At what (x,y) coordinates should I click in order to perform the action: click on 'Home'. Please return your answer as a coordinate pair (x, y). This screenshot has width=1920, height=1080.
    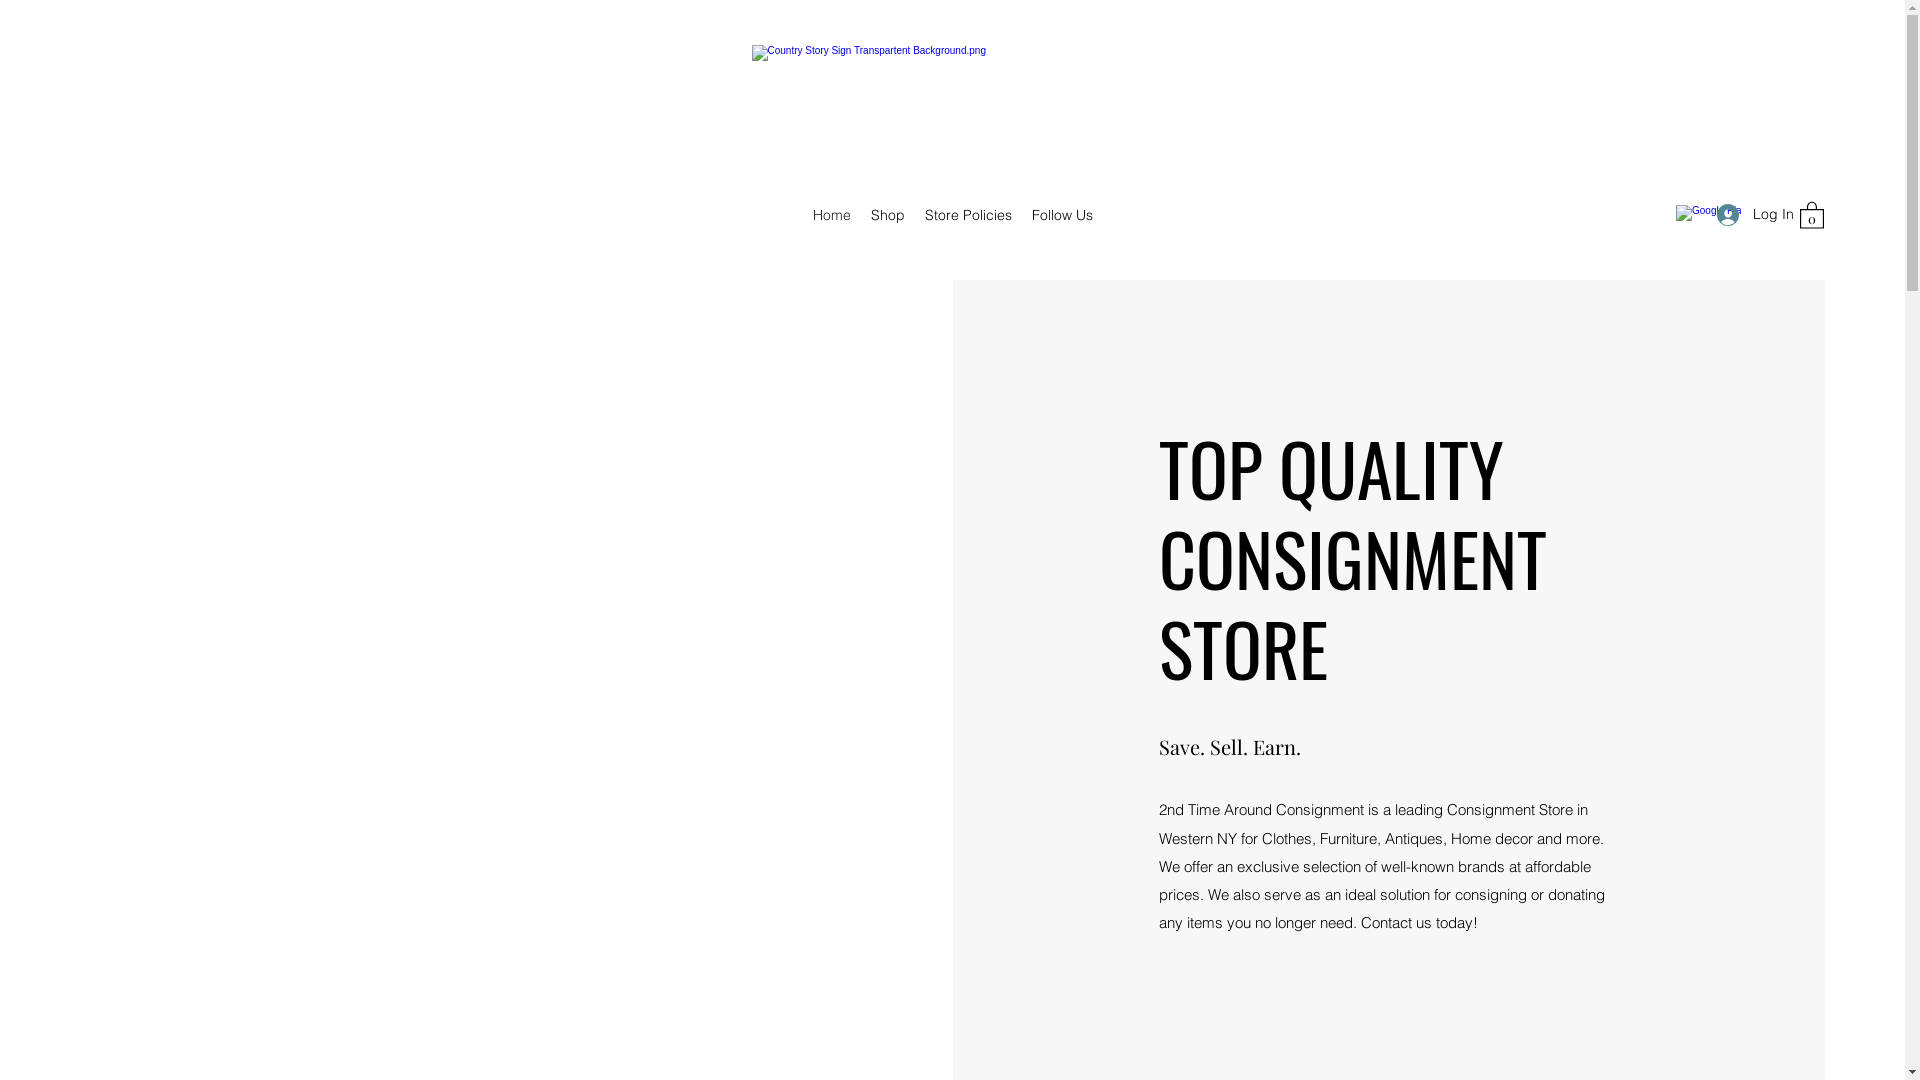
    Looking at the image, I should click on (830, 215).